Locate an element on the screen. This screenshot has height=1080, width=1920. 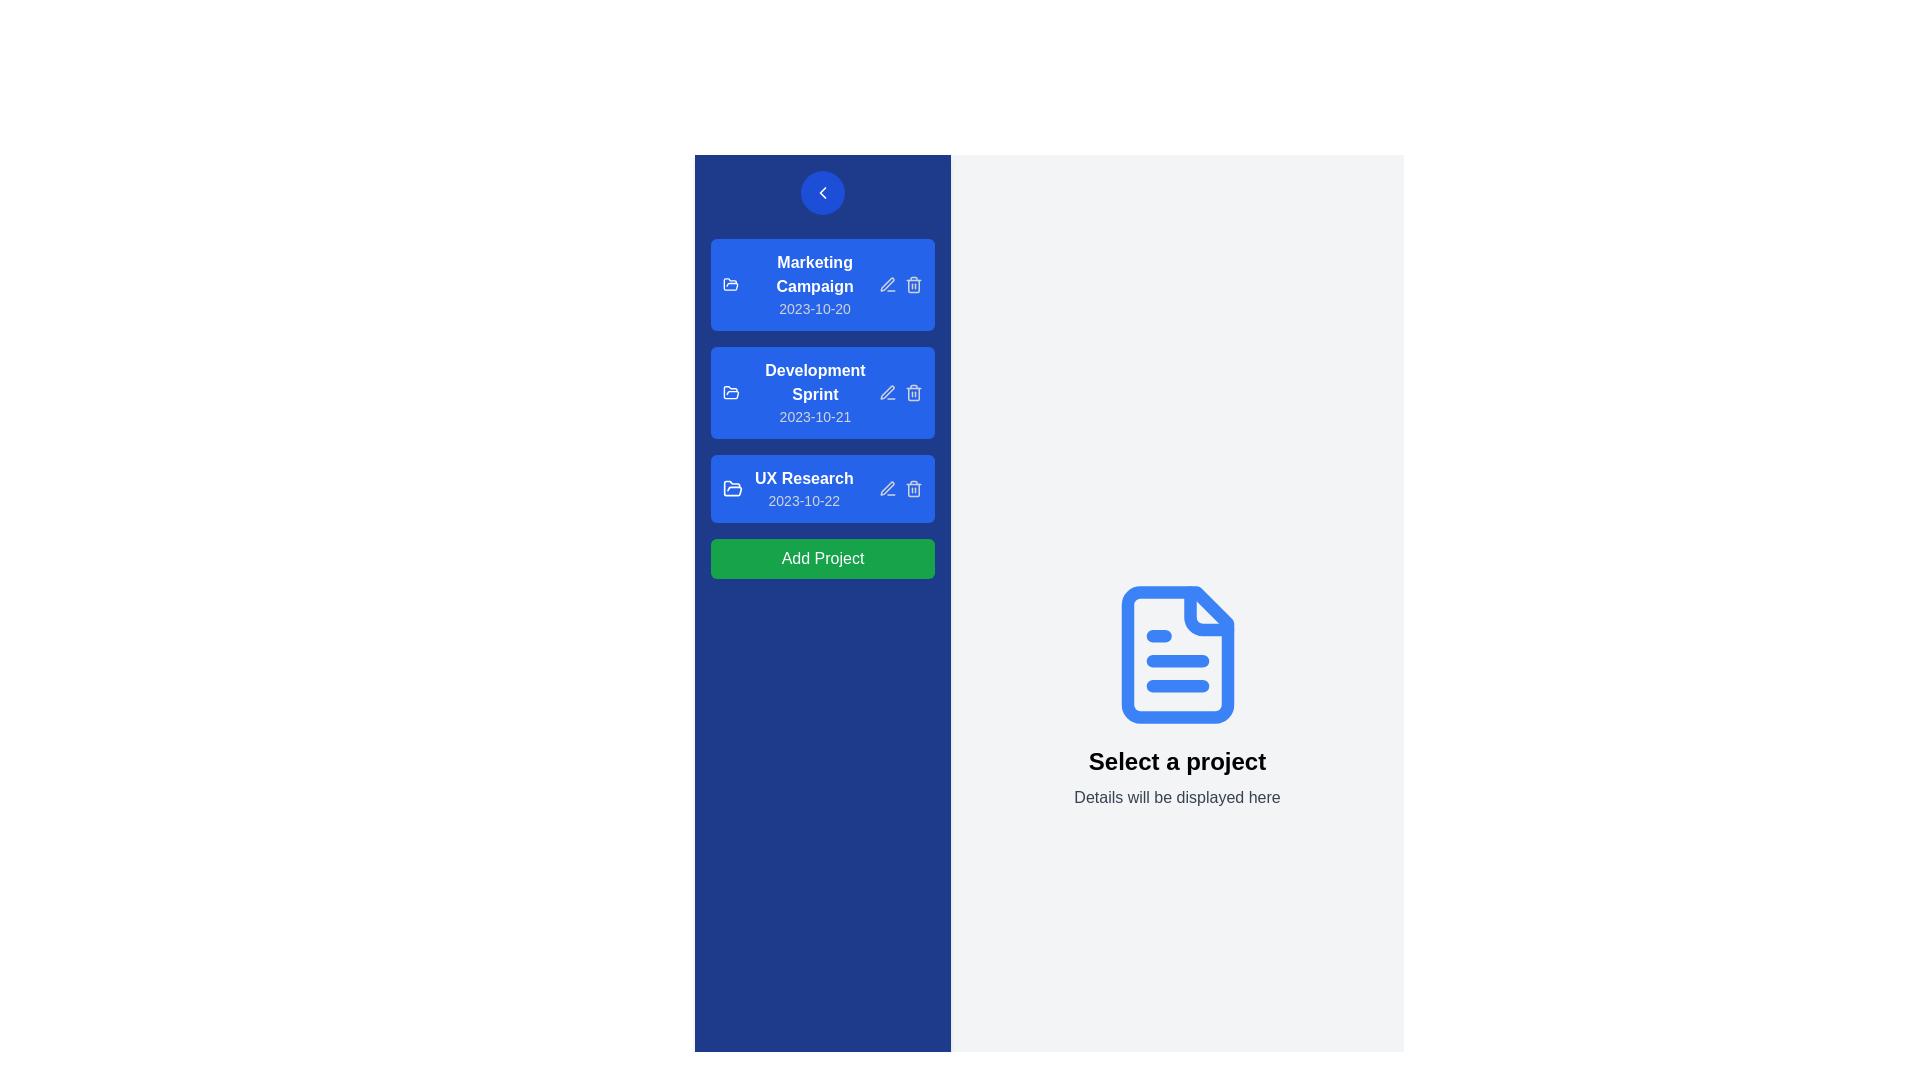
the informative text element located below the 'Select a project' label is located at coordinates (1177, 797).